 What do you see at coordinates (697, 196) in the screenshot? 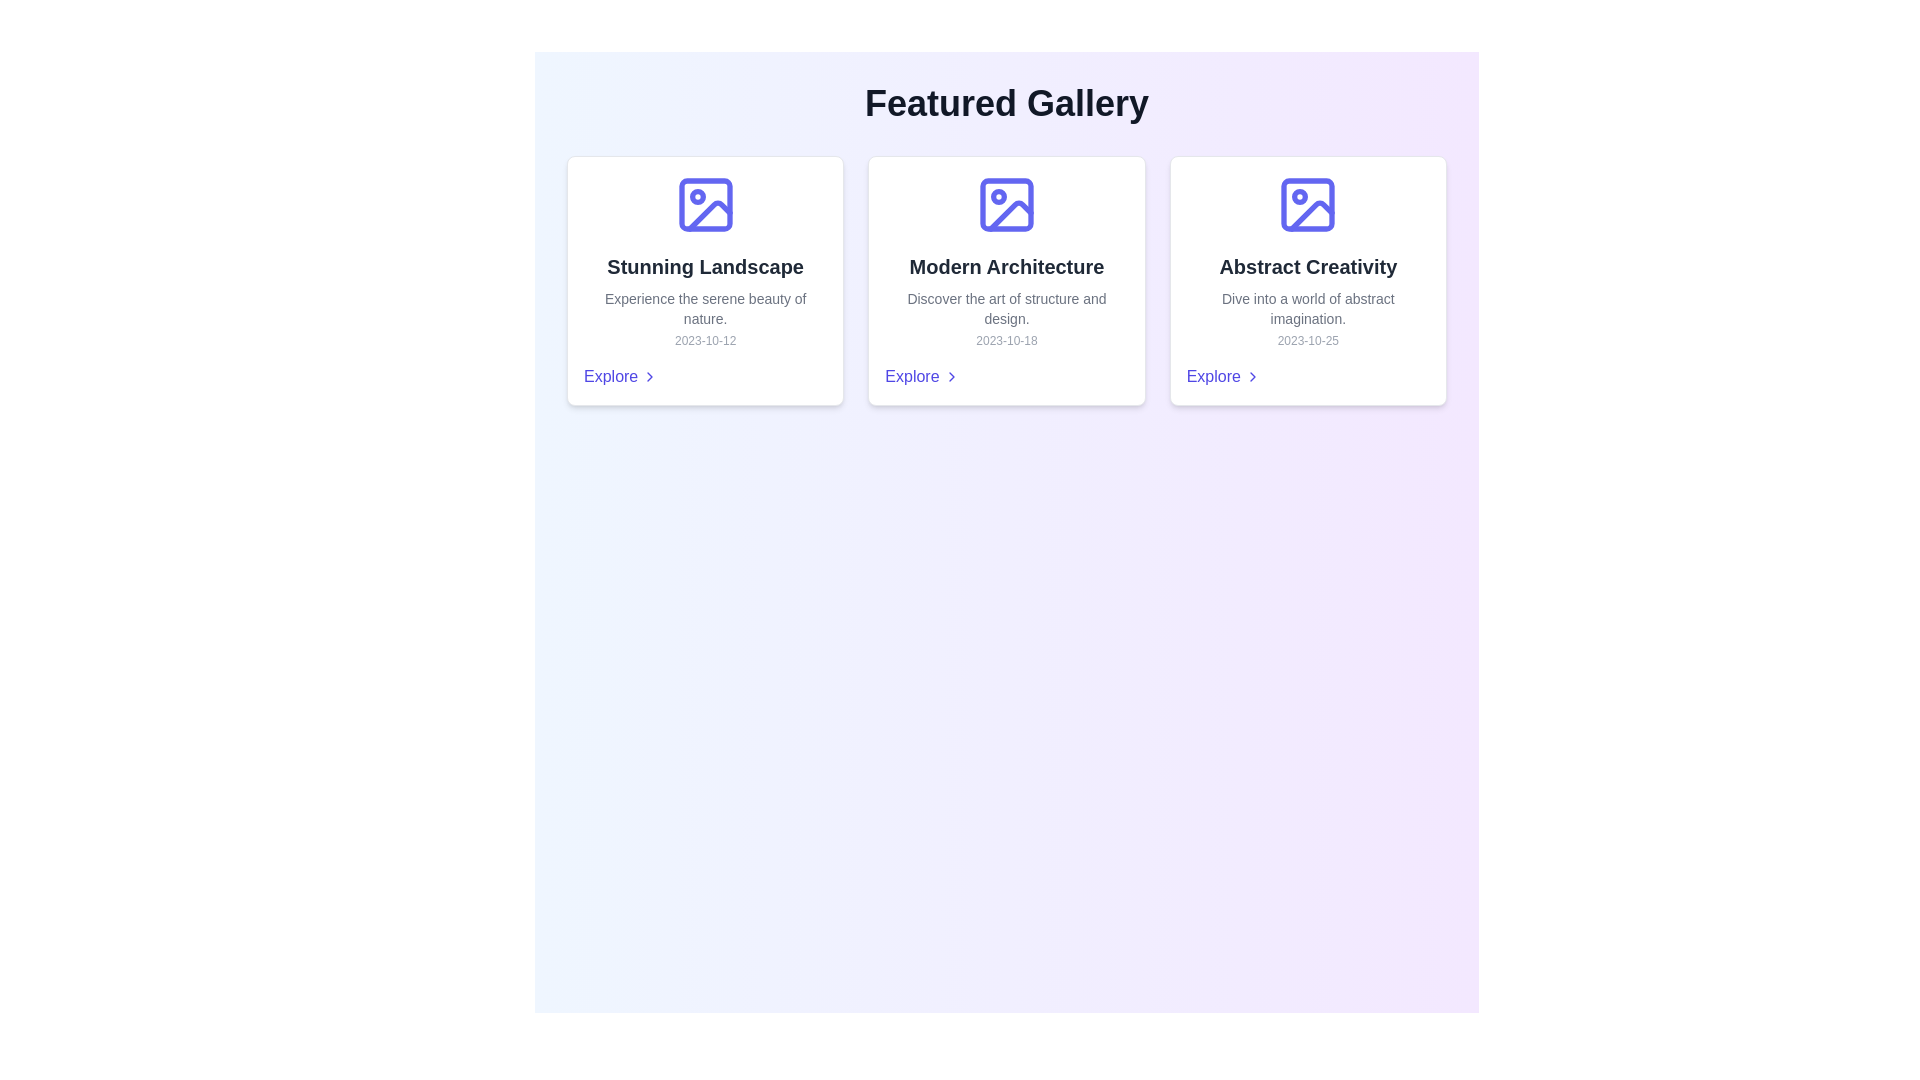
I see `position of the decorative circle element located within the image icon of the 'Stunning Landscape' card` at bounding box center [697, 196].